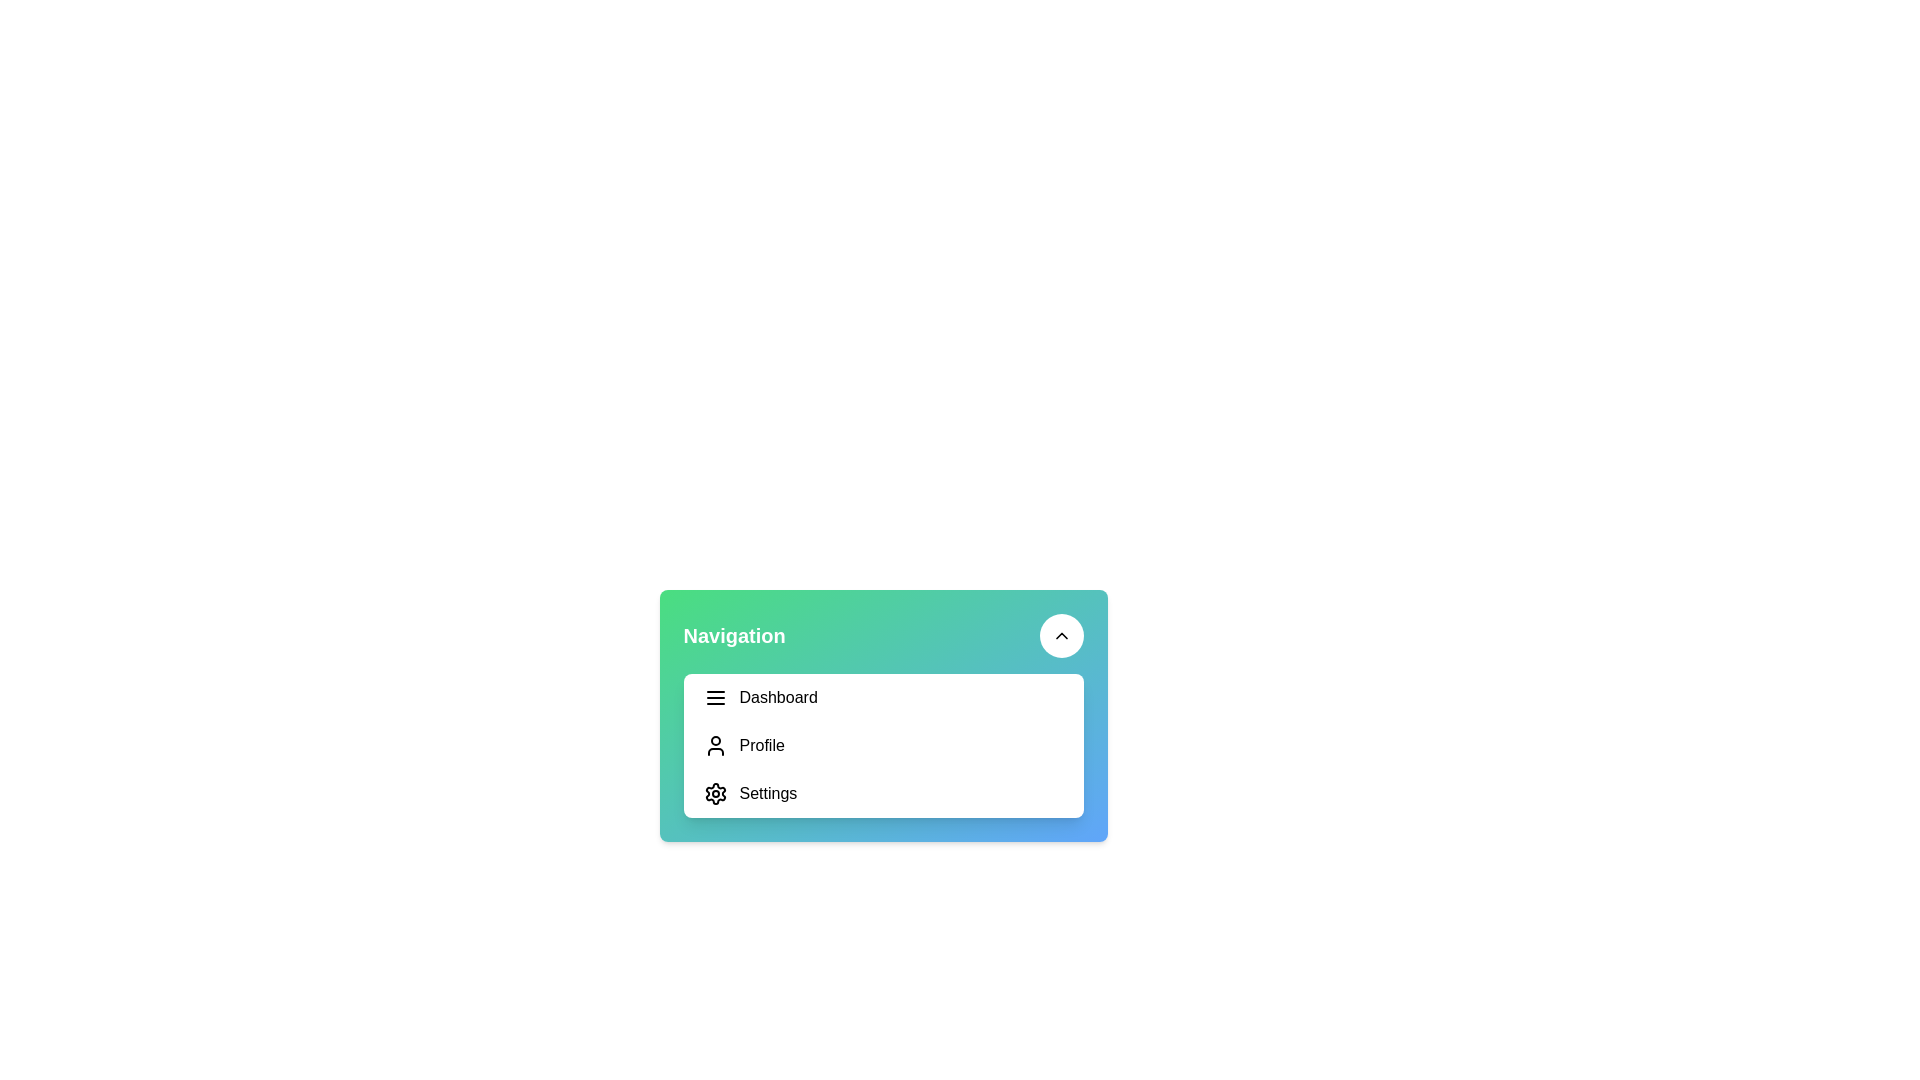 The width and height of the screenshot is (1920, 1080). Describe the element at coordinates (882, 745) in the screenshot. I see `the 'Profile' menu item in the vertical list of options` at that location.